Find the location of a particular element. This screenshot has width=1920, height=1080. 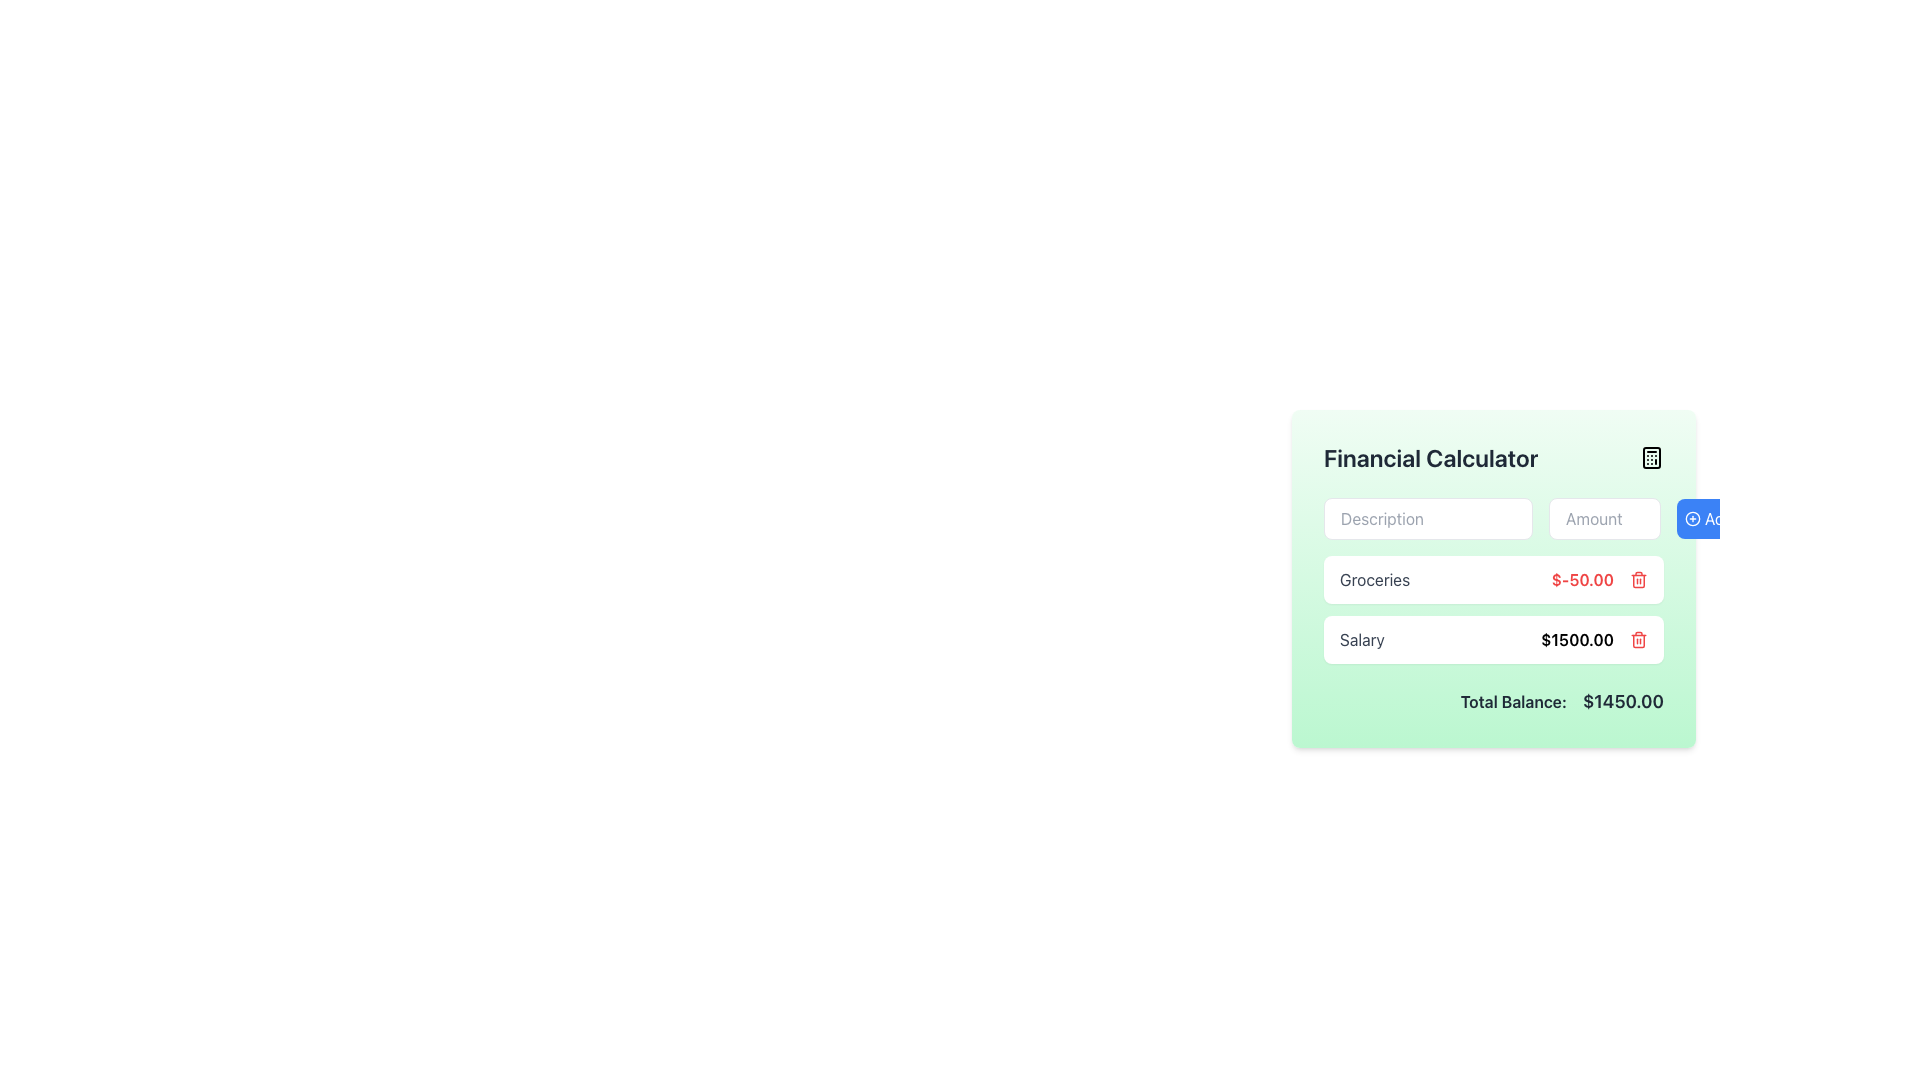

the text label displaying the amount '$1500.00' in a green, bold font located in the 'Salary' section of the financial calculator widget, positioned horizontally next to the delete icon button is located at coordinates (1593, 640).